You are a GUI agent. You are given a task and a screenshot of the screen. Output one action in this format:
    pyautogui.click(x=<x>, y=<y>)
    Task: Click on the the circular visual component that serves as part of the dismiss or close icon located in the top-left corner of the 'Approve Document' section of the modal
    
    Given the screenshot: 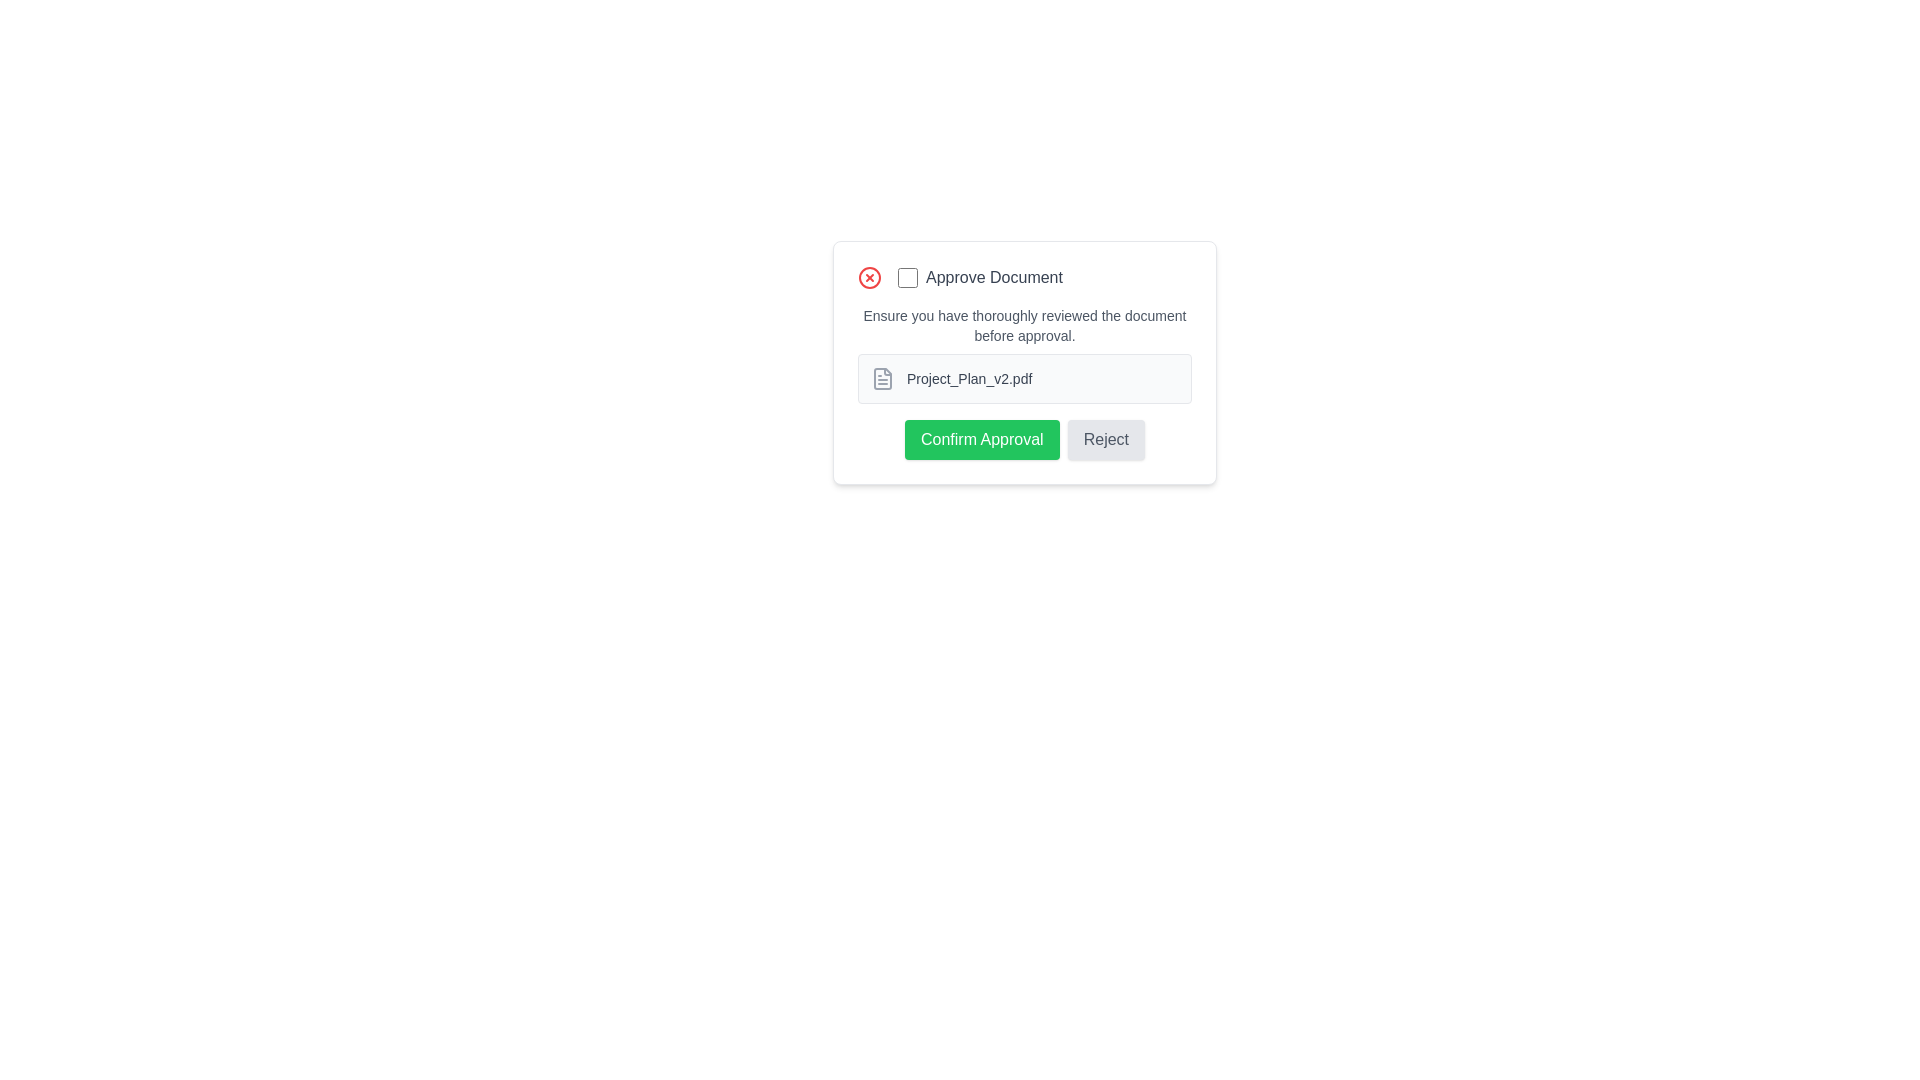 What is the action you would take?
    pyautogui.click(x=869, y=277)
    